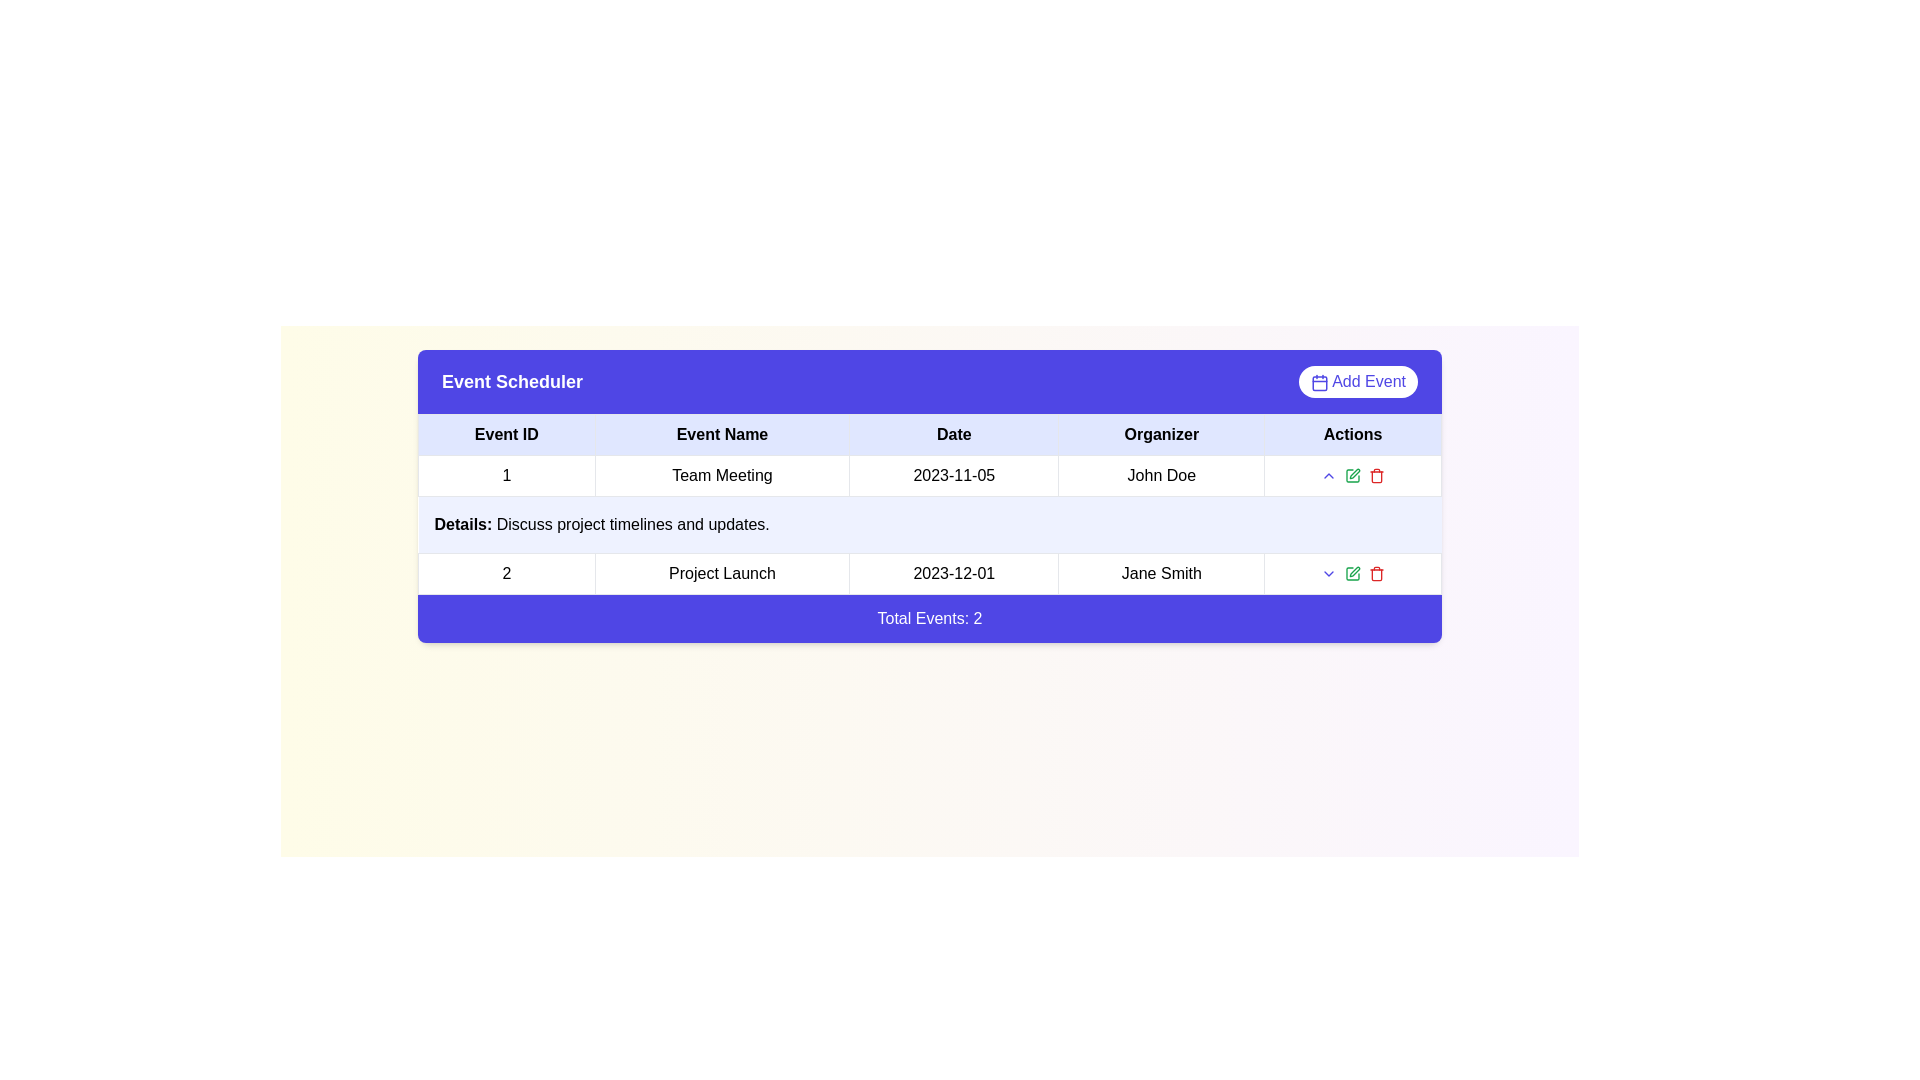 The image size is (1920, 1080). I want to click on the red trash bin icon in the 'Actions' column of the 'Event Scheduler' interface, so click(1376, 574).